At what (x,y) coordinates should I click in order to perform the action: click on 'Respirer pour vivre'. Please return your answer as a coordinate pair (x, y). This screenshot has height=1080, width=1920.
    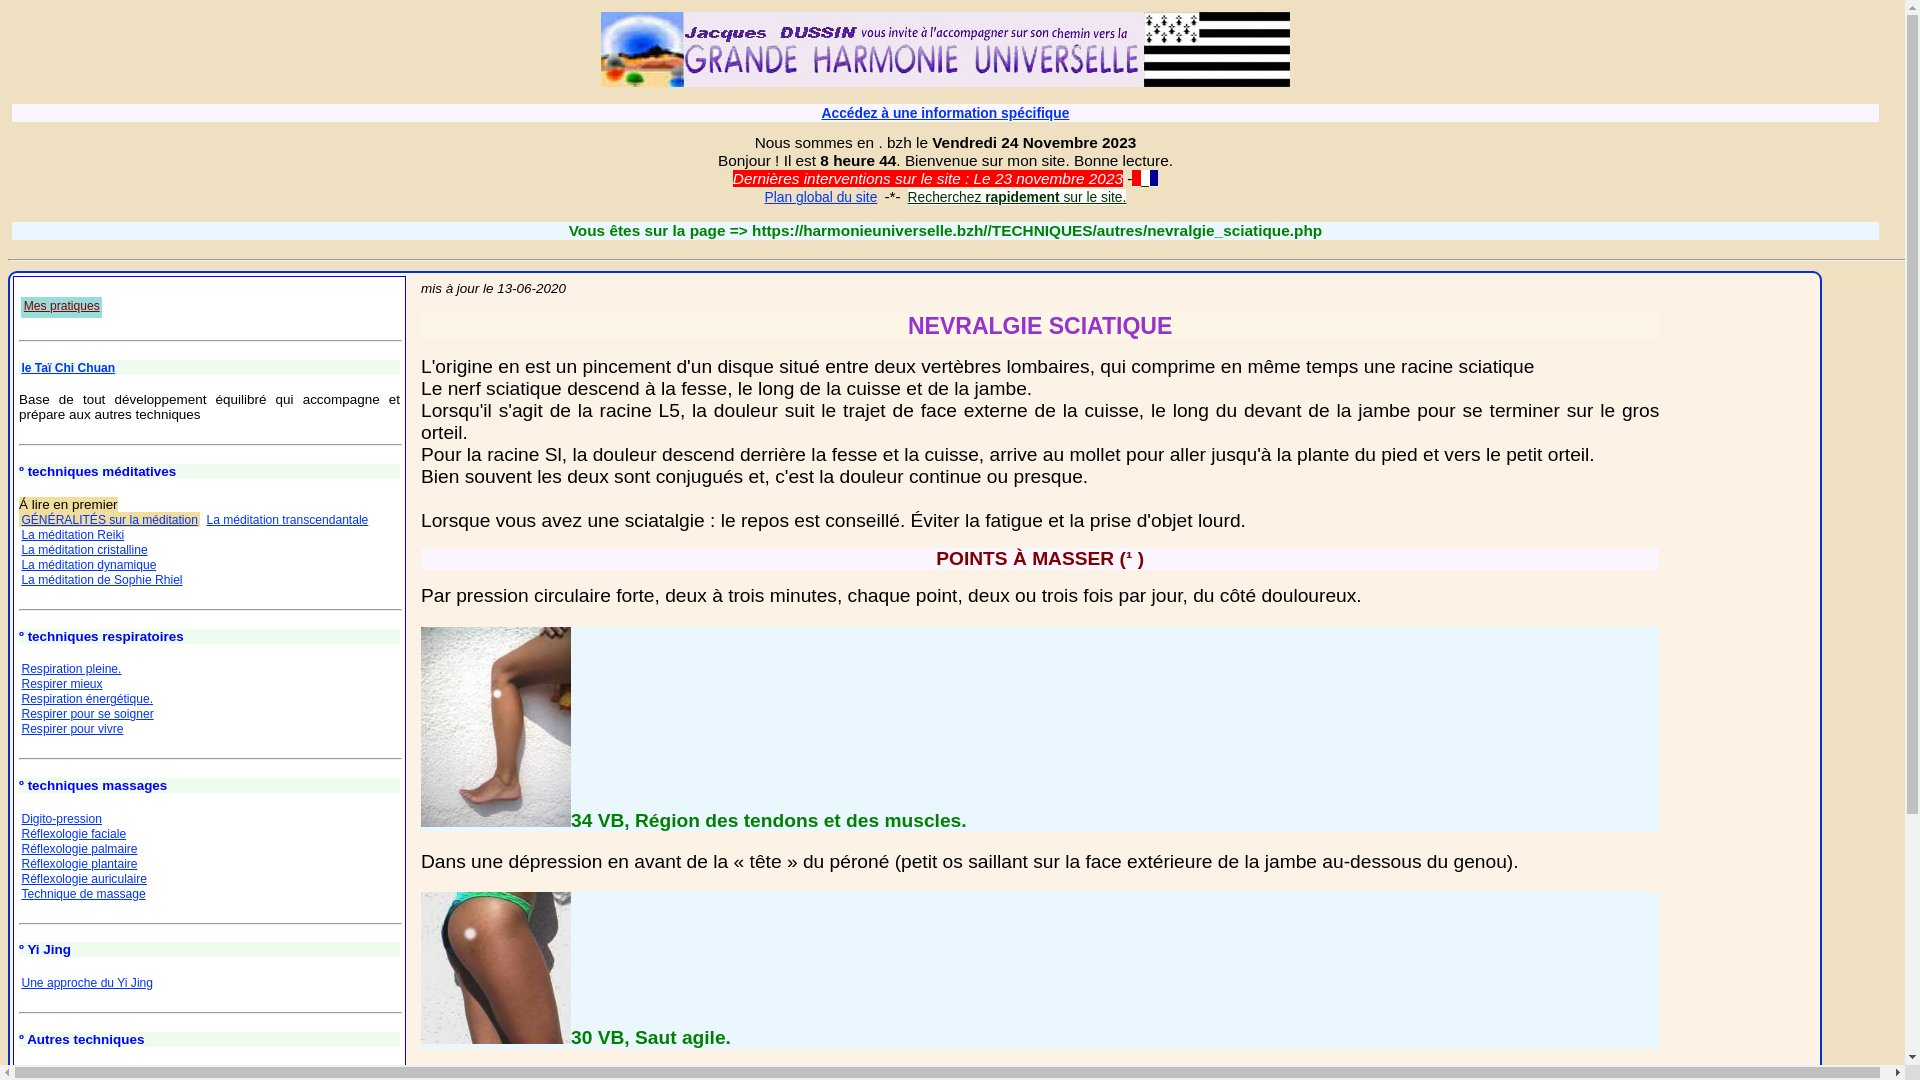
    Looking at the image, I should click on (72, 729).